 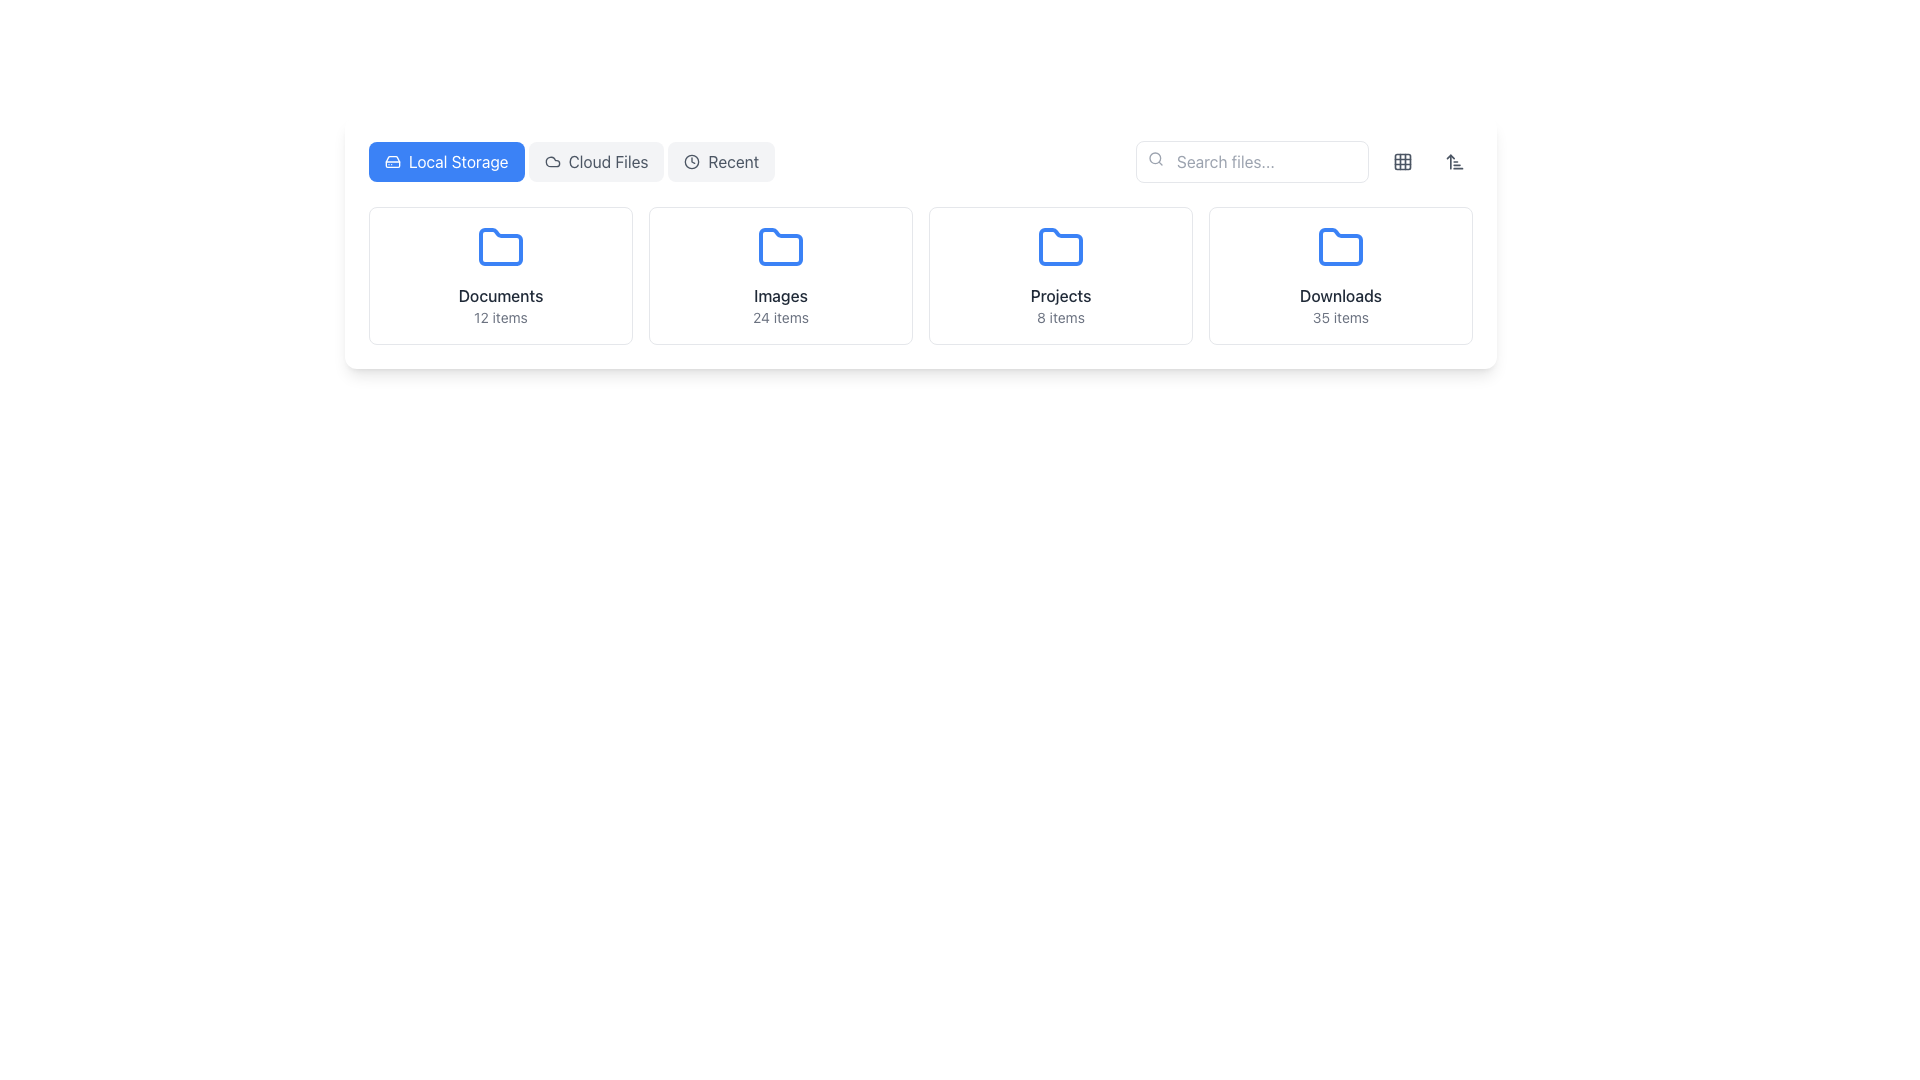 What do you see at coordinates (552, 161) in the screenshot?
I see `the Cloud icon located in the top right corner of the navigation bar` at bounding box center [552, 161].